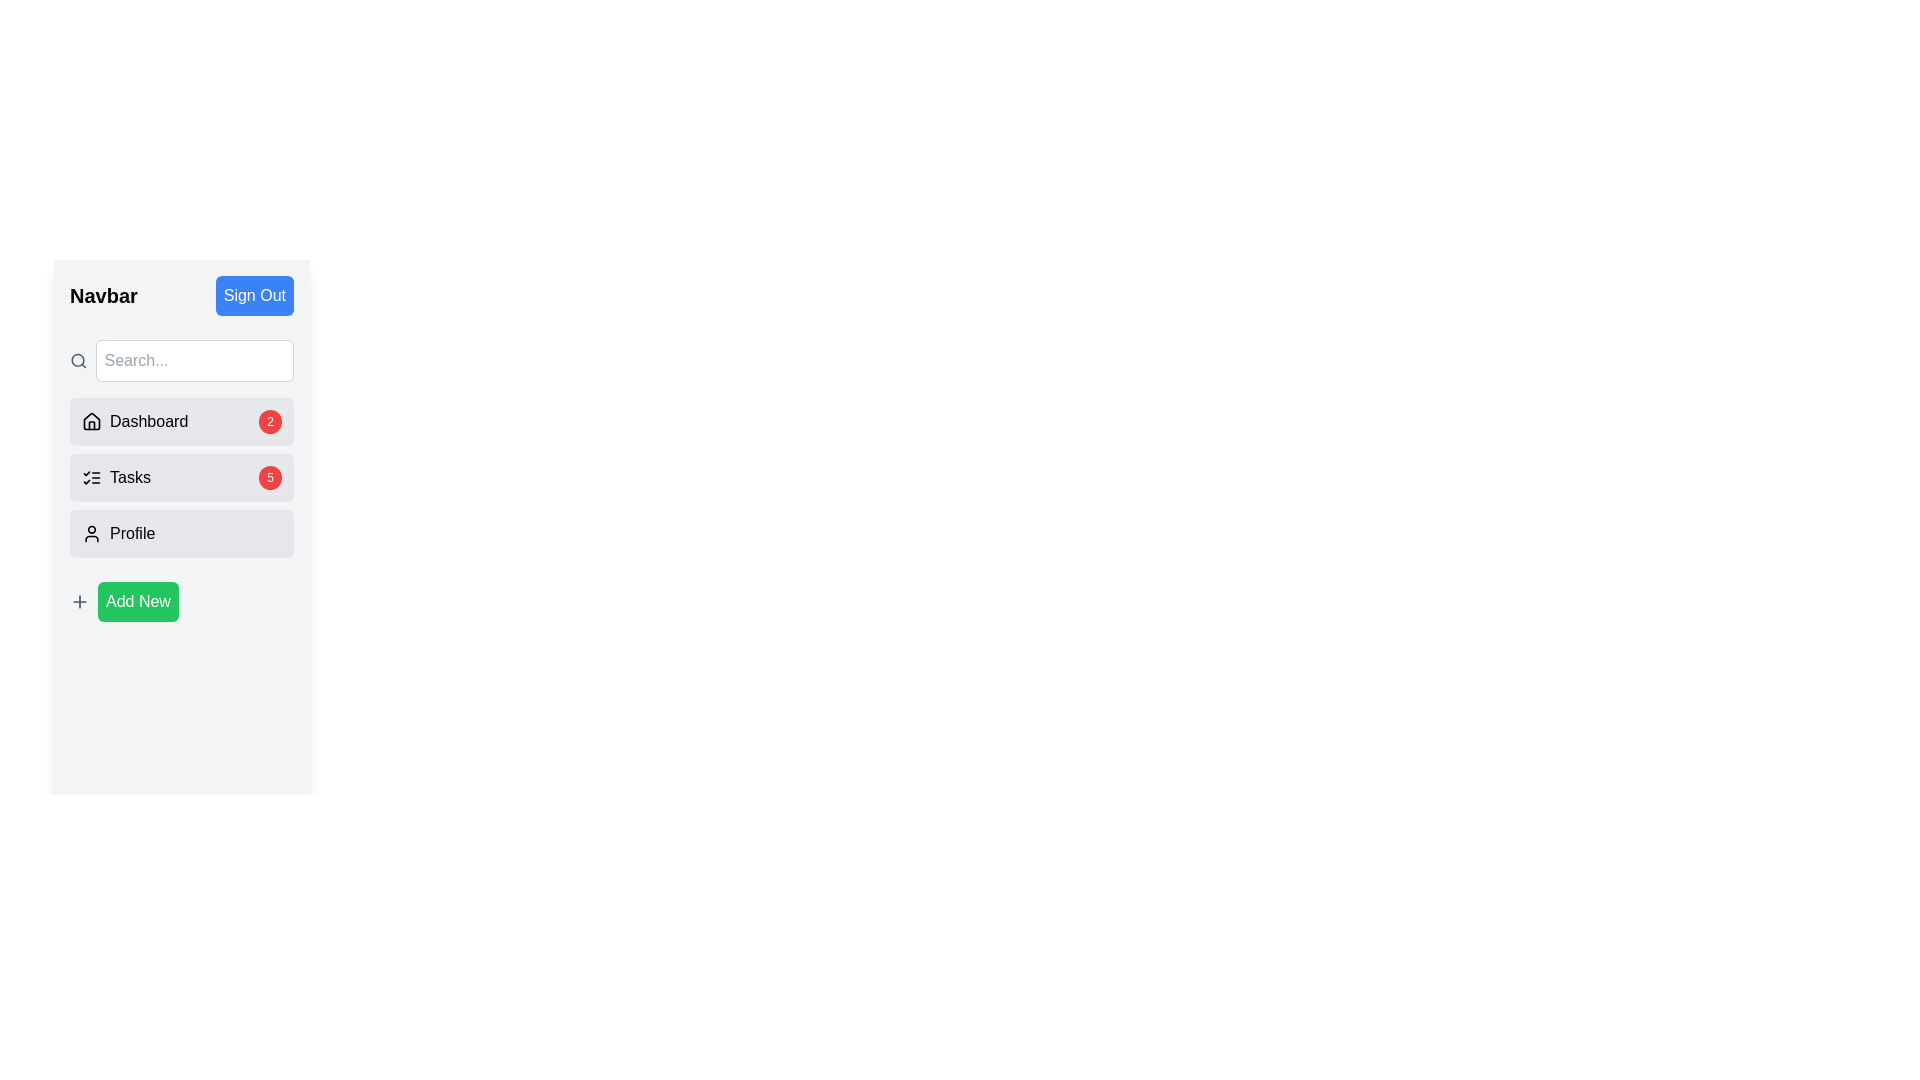  I want to click on the search icon, which features a circular outline and a magnifying glass, located next to the text input field in the vertical navigation panel, so click(78, 361).